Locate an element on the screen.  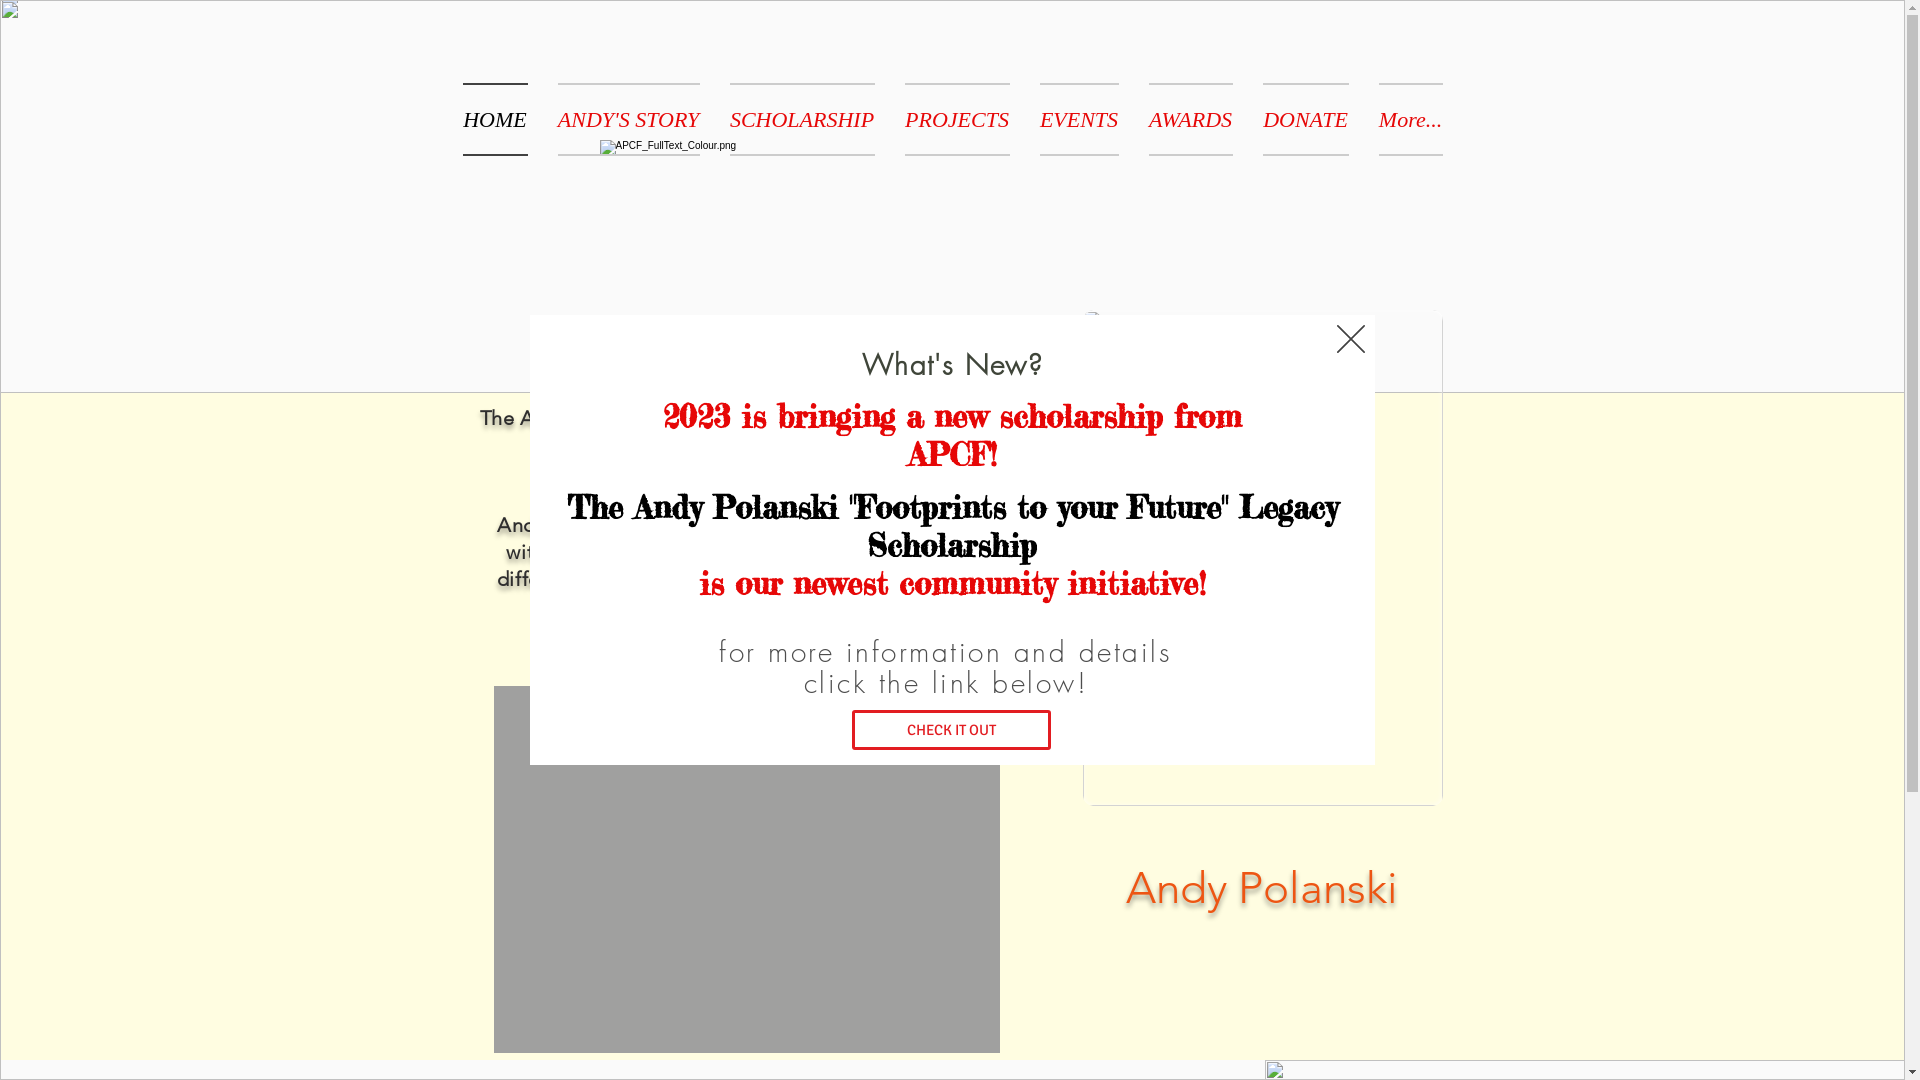
'SCHOLARSHIP' is located at coordinates (801, 119).